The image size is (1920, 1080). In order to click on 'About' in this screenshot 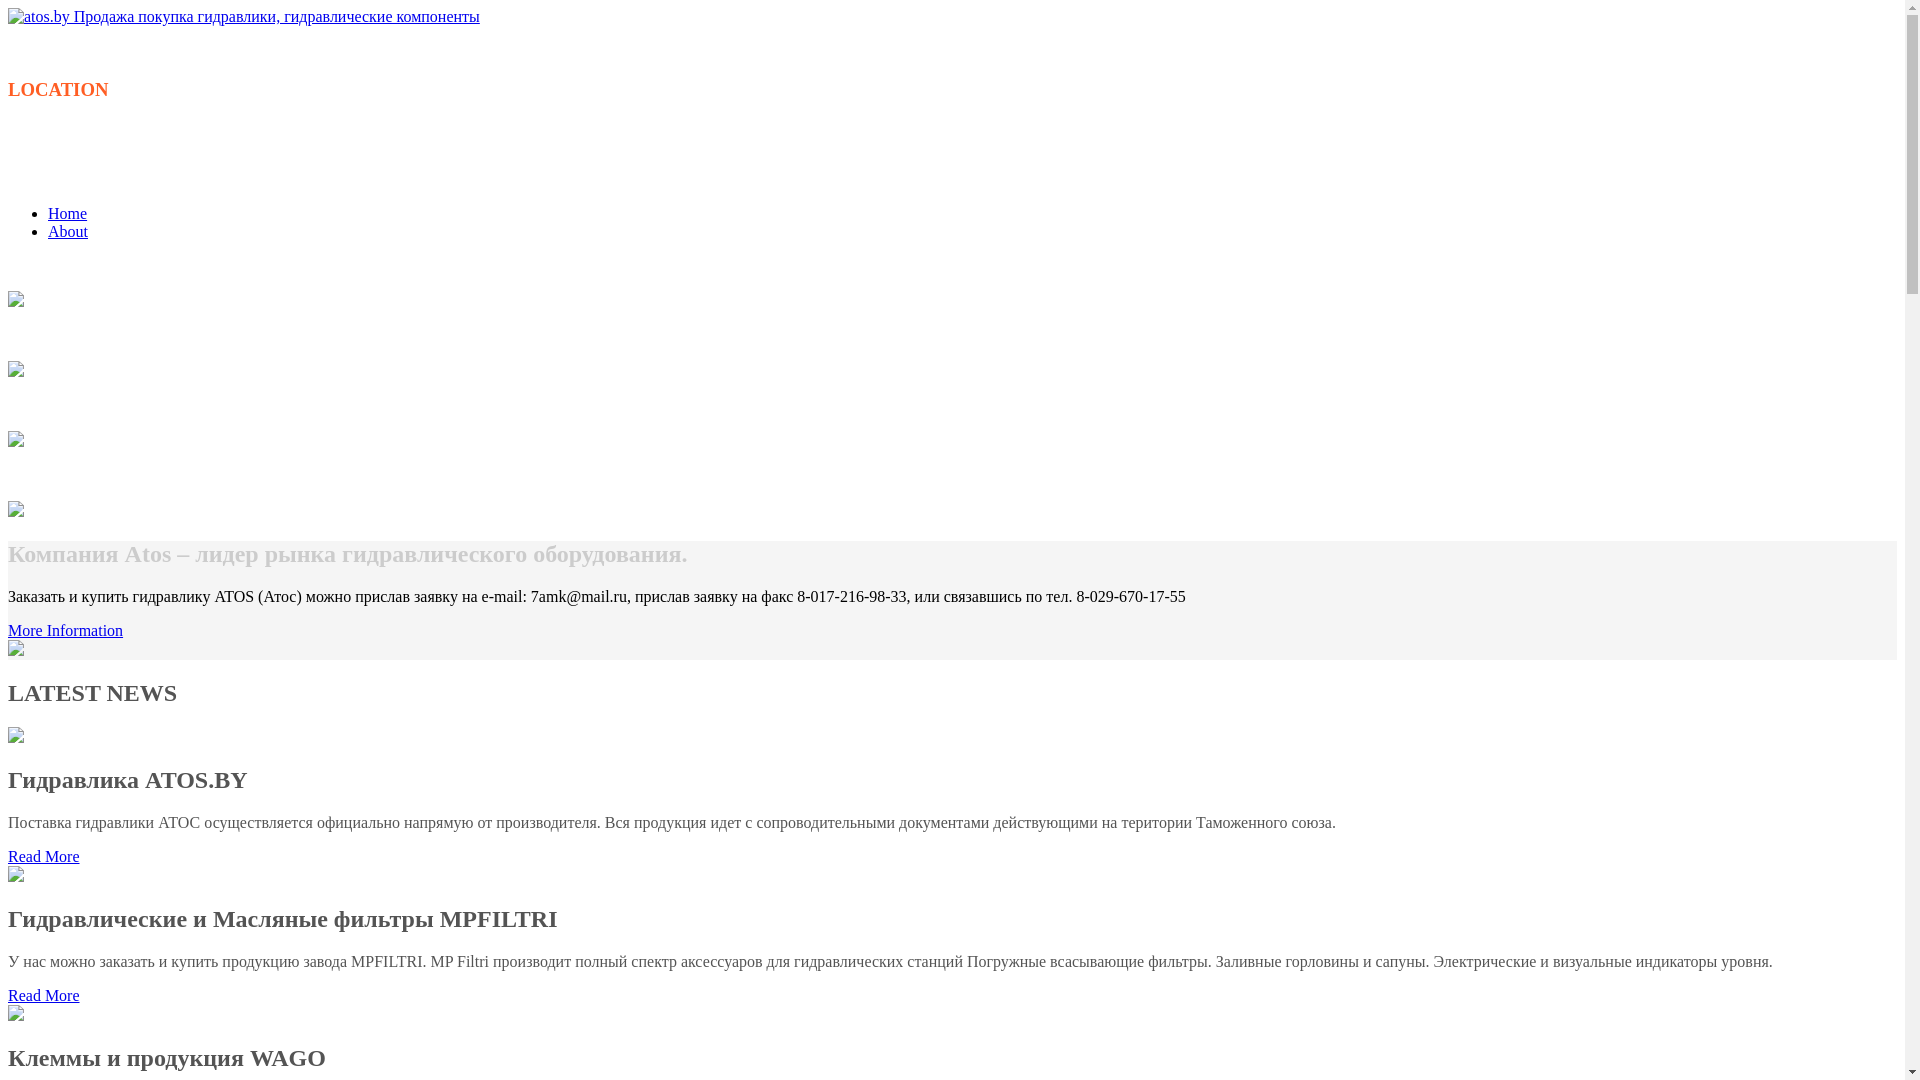, I will do `click(67, 230)`.